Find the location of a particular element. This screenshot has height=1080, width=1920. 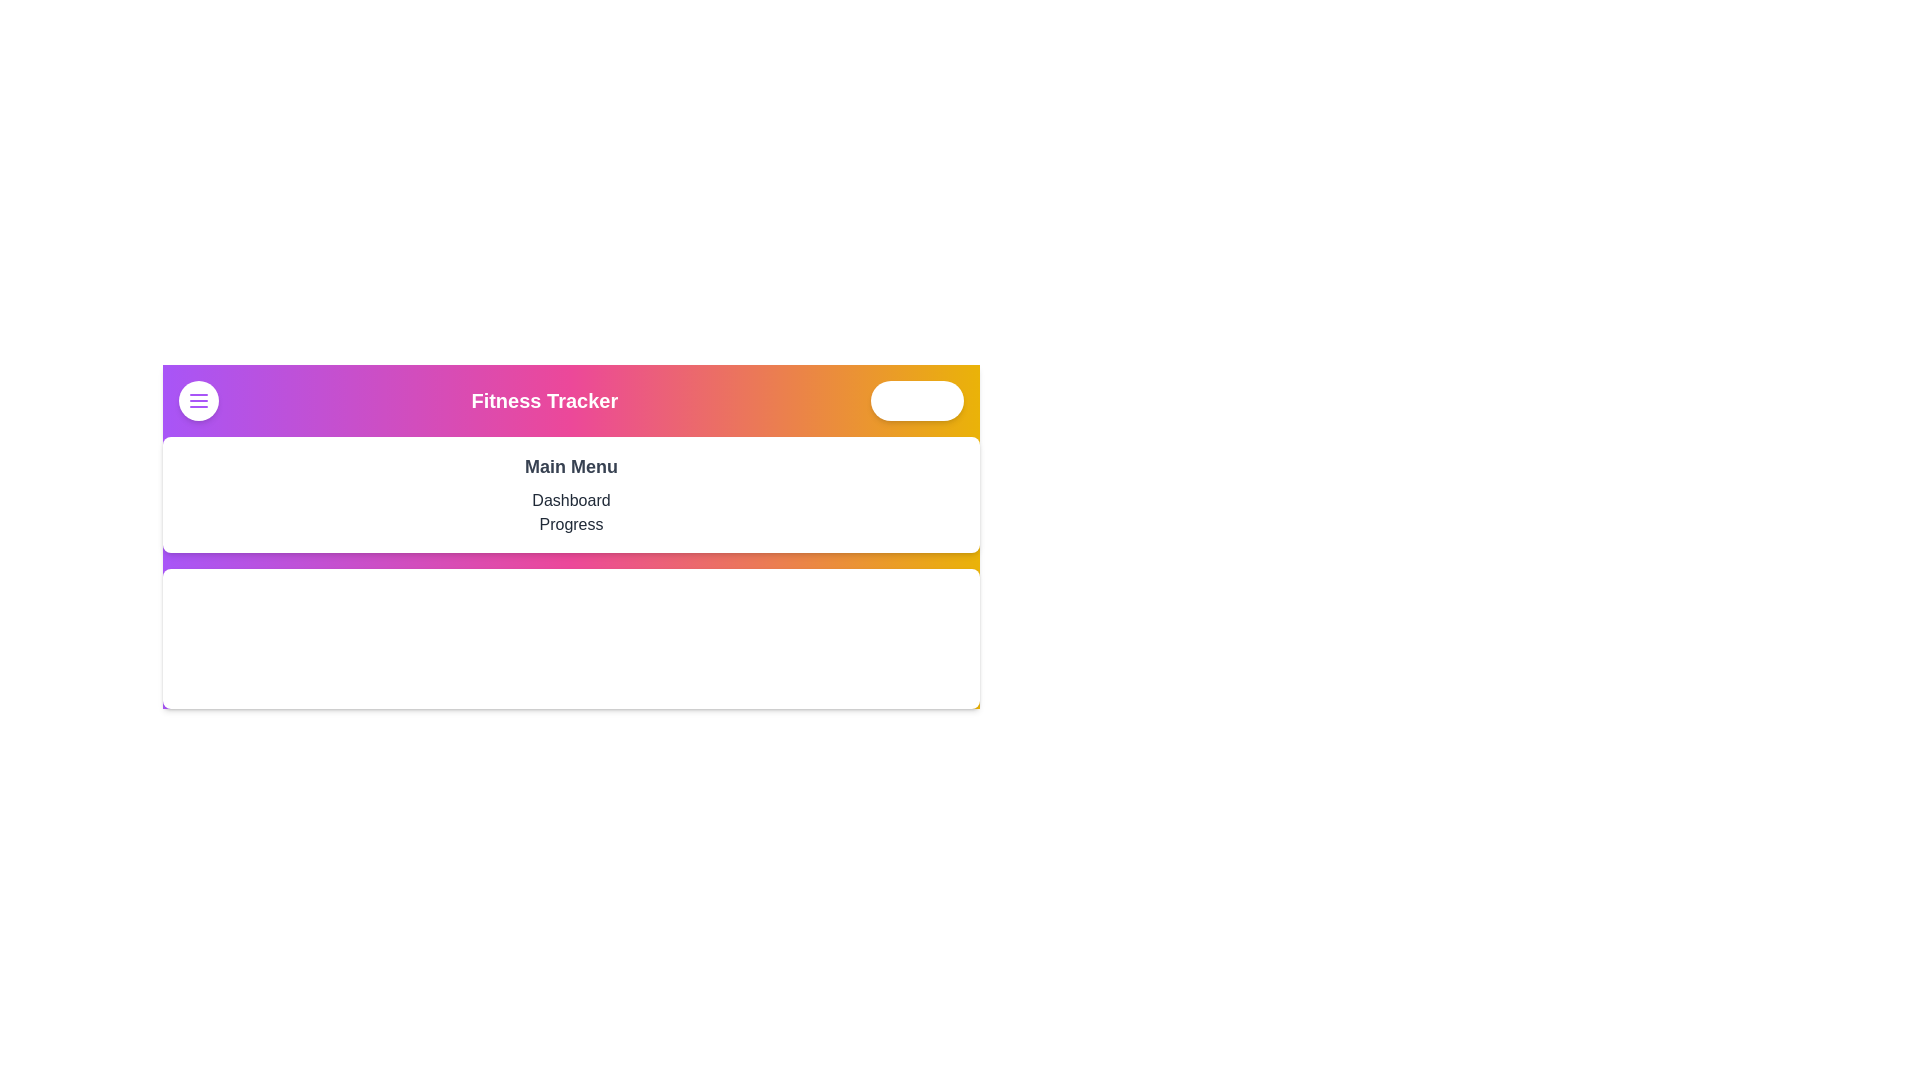

the menu item Progress is located at coordinates (570, 523).